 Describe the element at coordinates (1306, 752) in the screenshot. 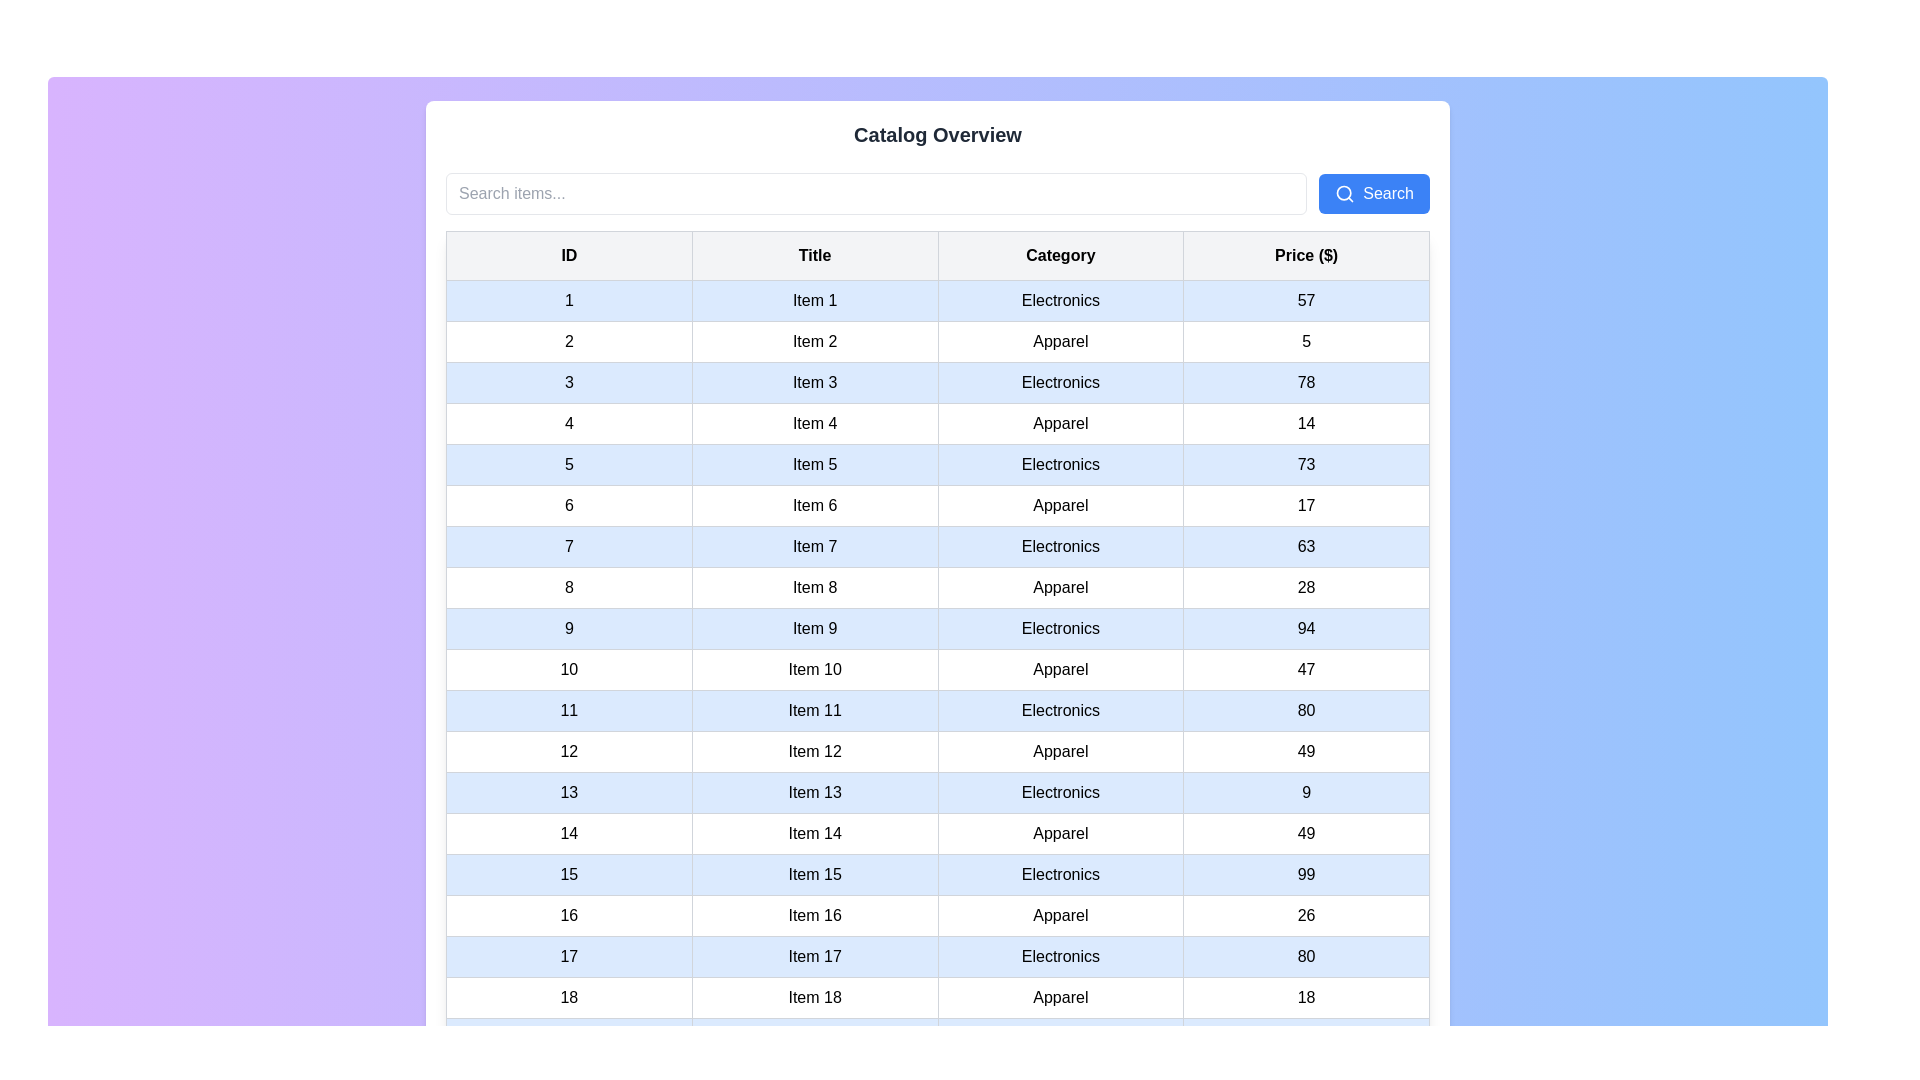

I see `the price label located in row 12, last column under the 'Price ($)' header in the tabular layout` at that location.